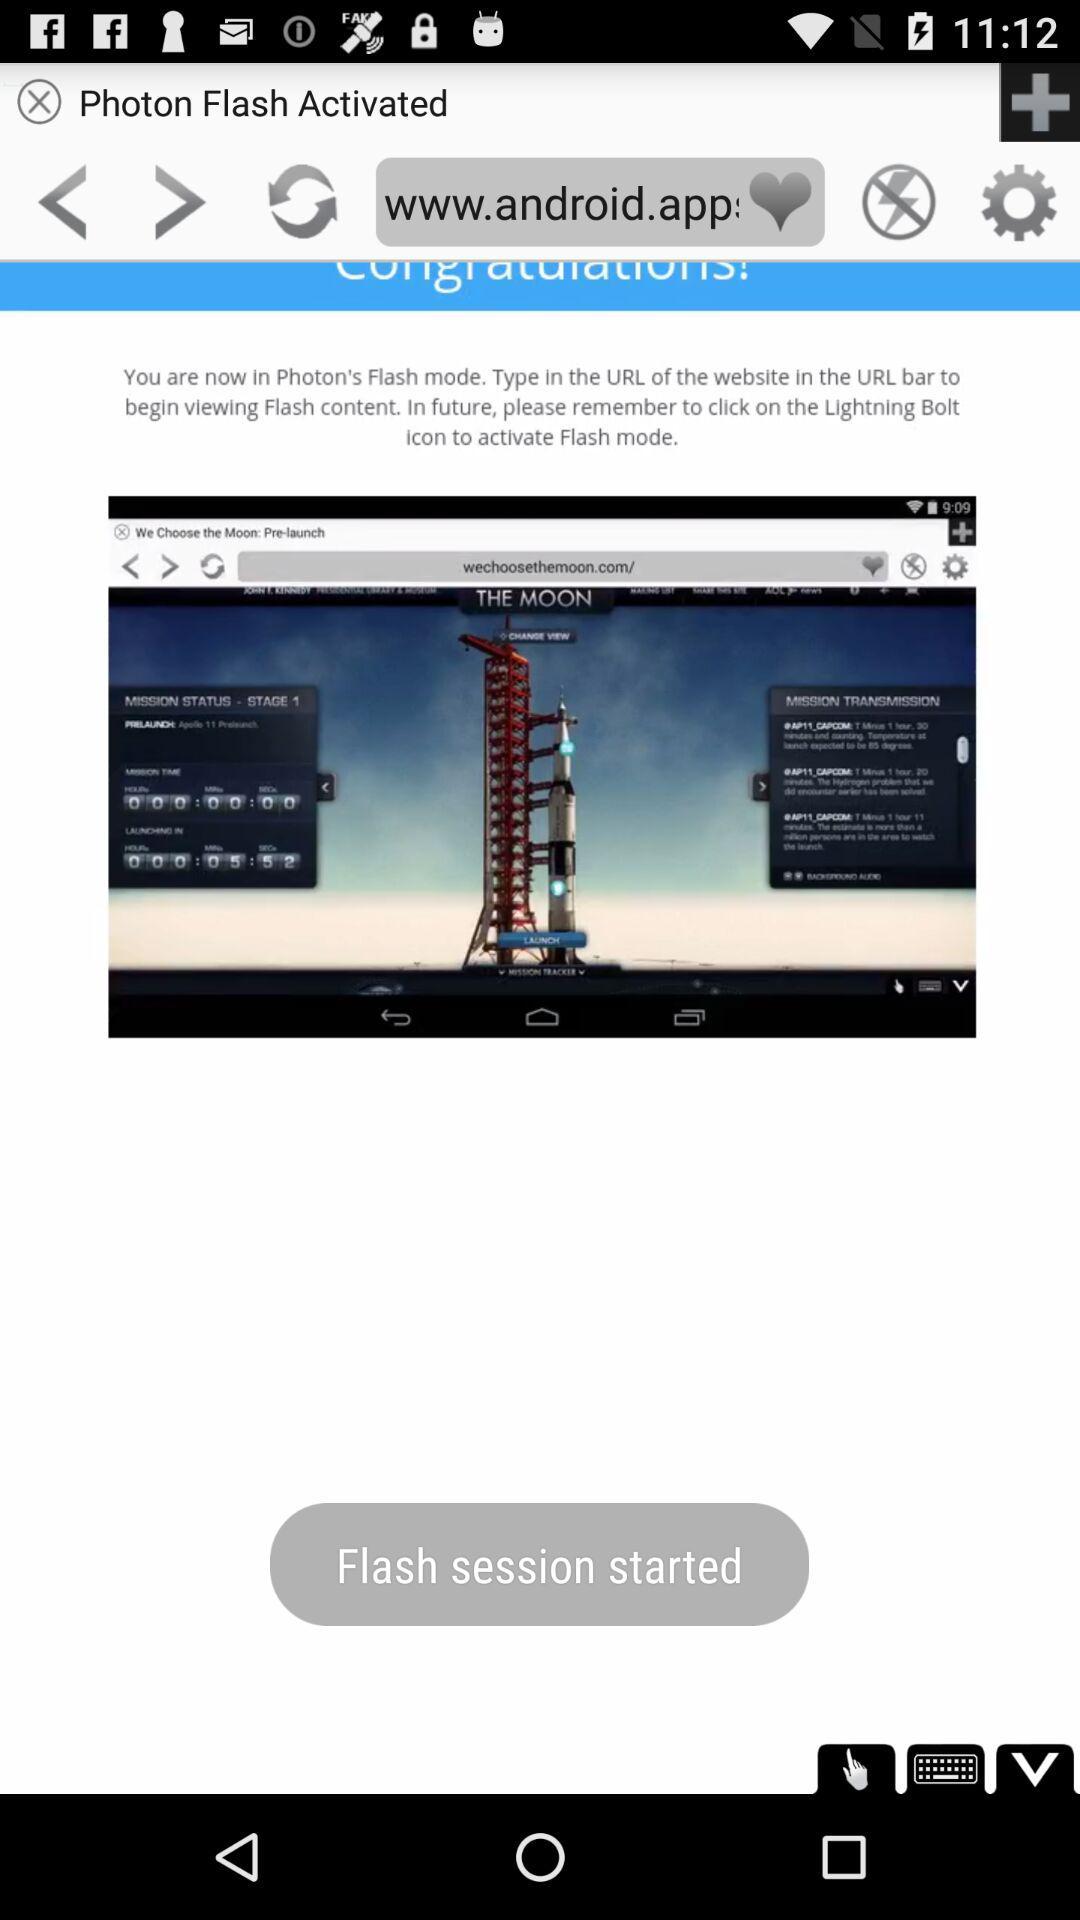 The height and width of the screenshot is (1920, 1080). I want to click on the add icon, so click(1039, 108).